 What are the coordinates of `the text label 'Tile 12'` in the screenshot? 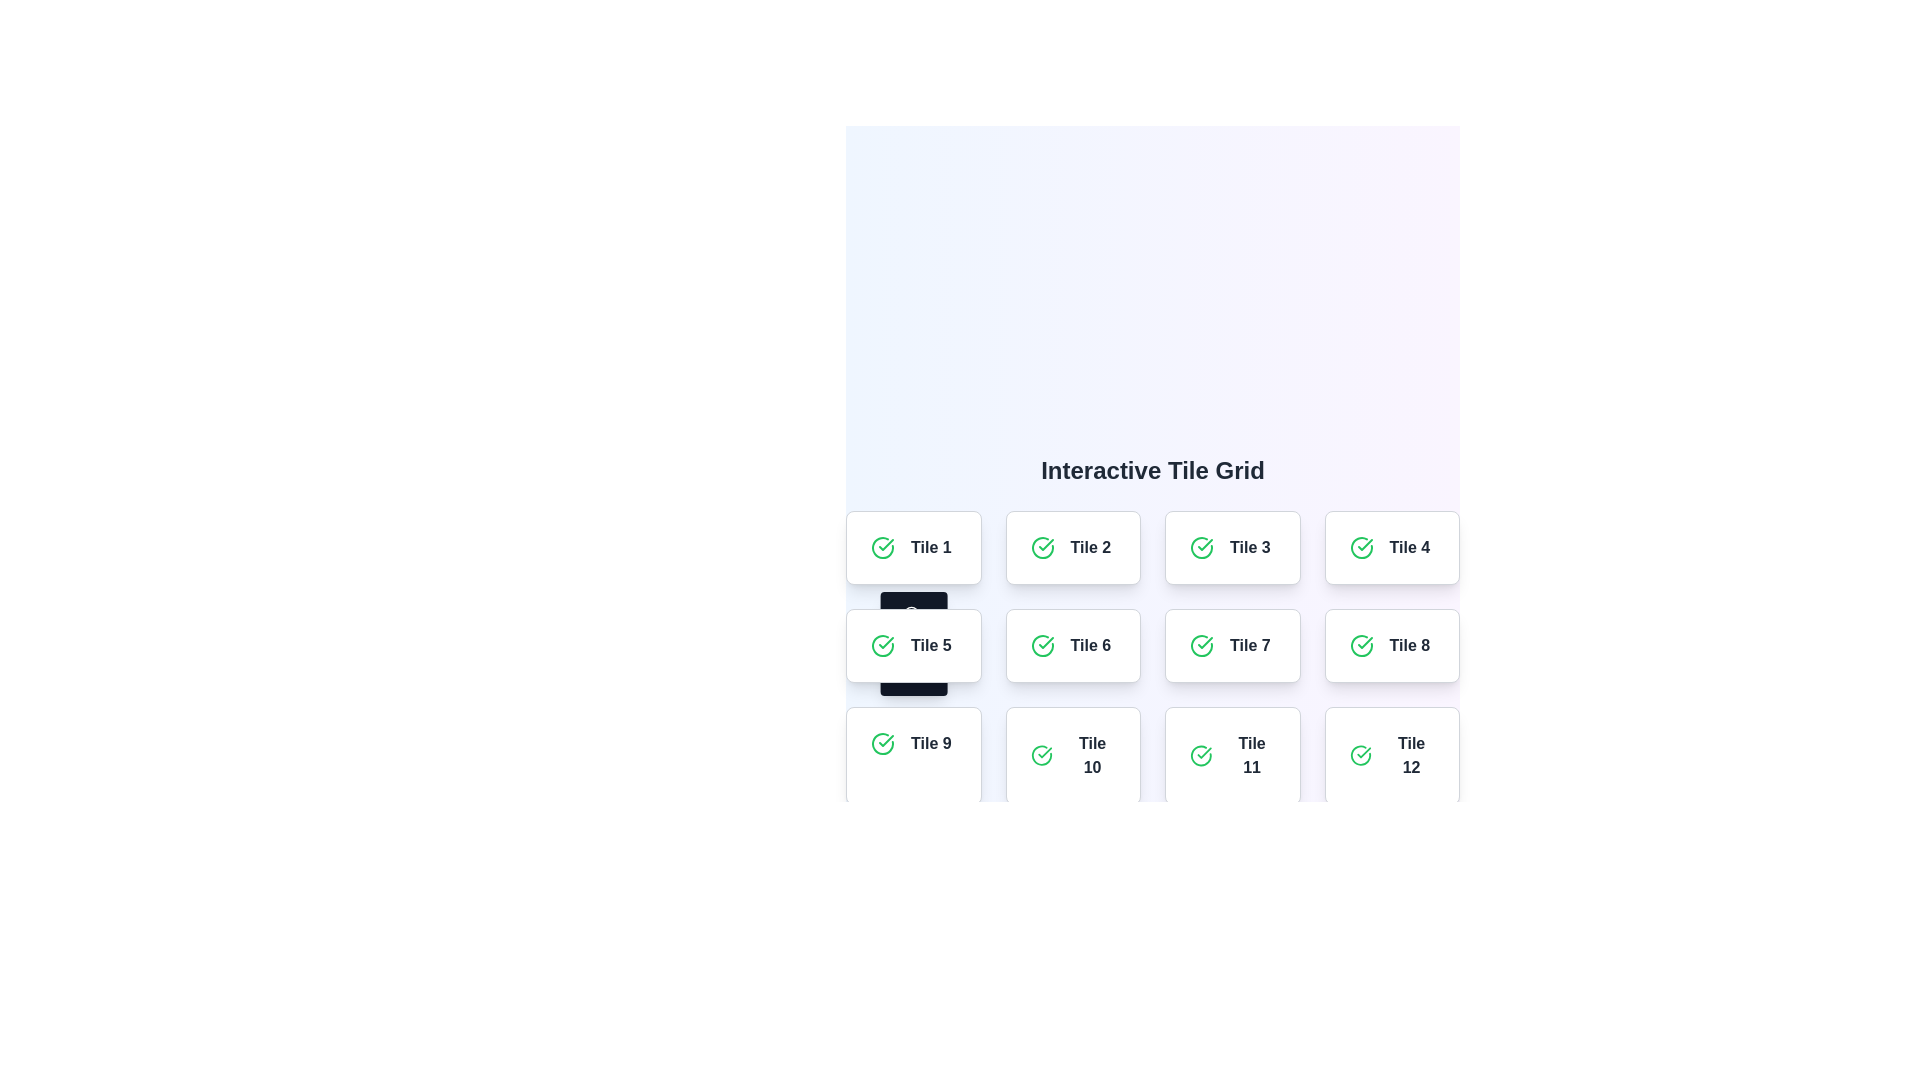 It's located at (1410, 756).